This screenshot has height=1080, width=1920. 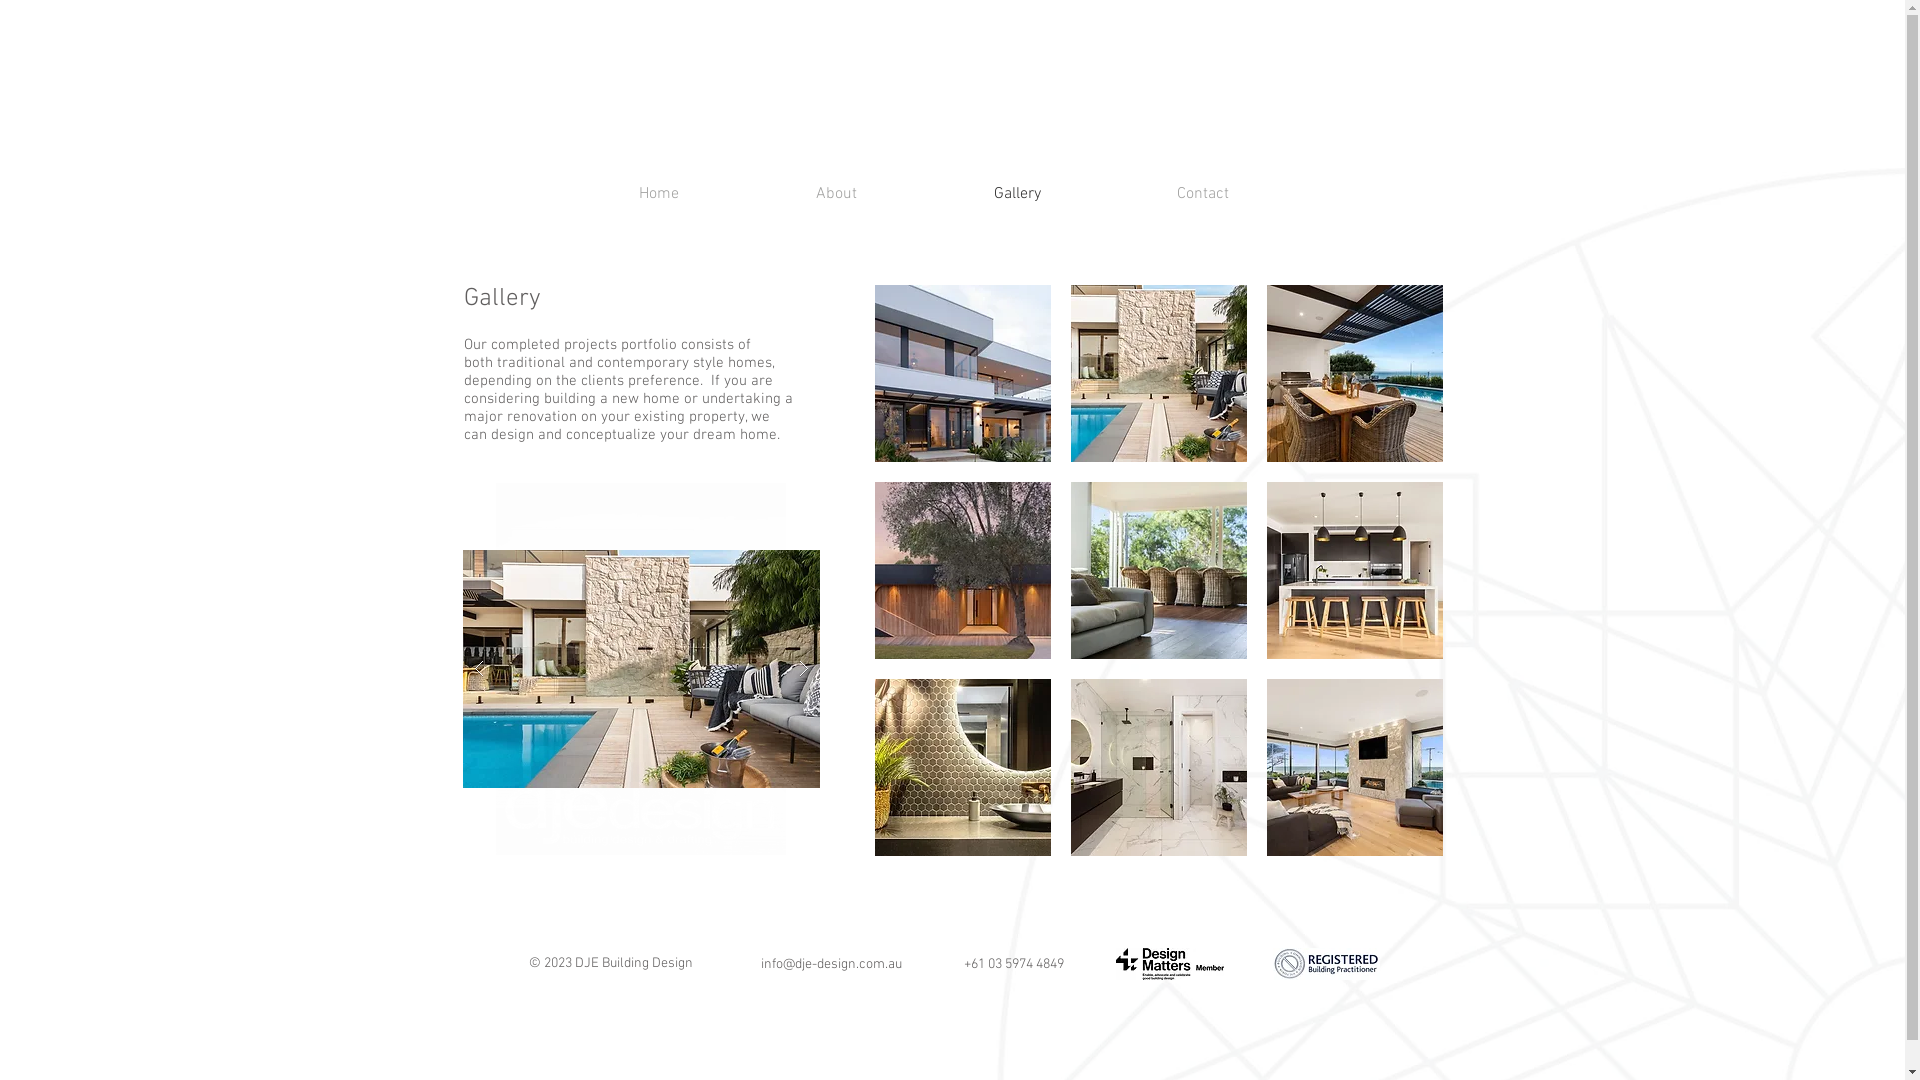 What do you see at coordinates (1150, 194) in the screenshot?
I see `'Contact'` at bounding box center [1150, 194].